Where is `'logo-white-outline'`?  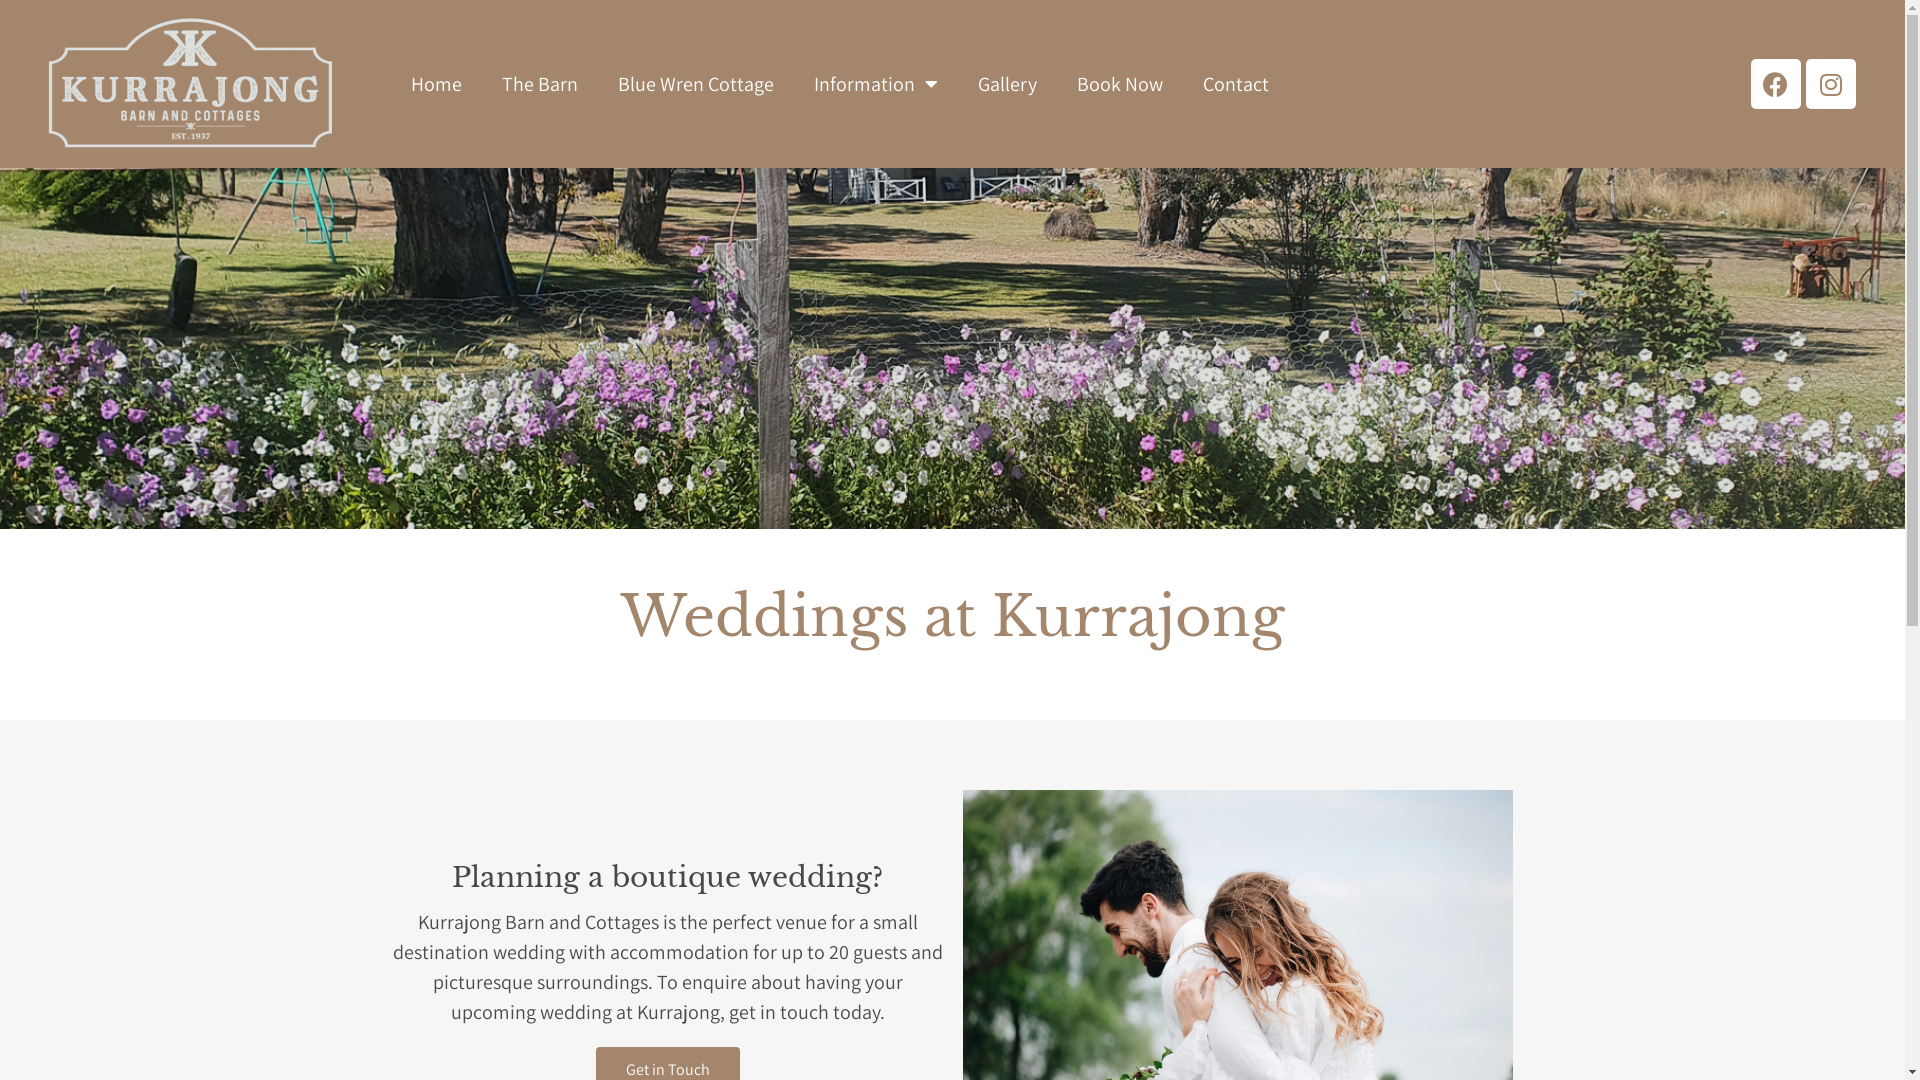 'logo-white-outline' is located at coordinates (190, 83).